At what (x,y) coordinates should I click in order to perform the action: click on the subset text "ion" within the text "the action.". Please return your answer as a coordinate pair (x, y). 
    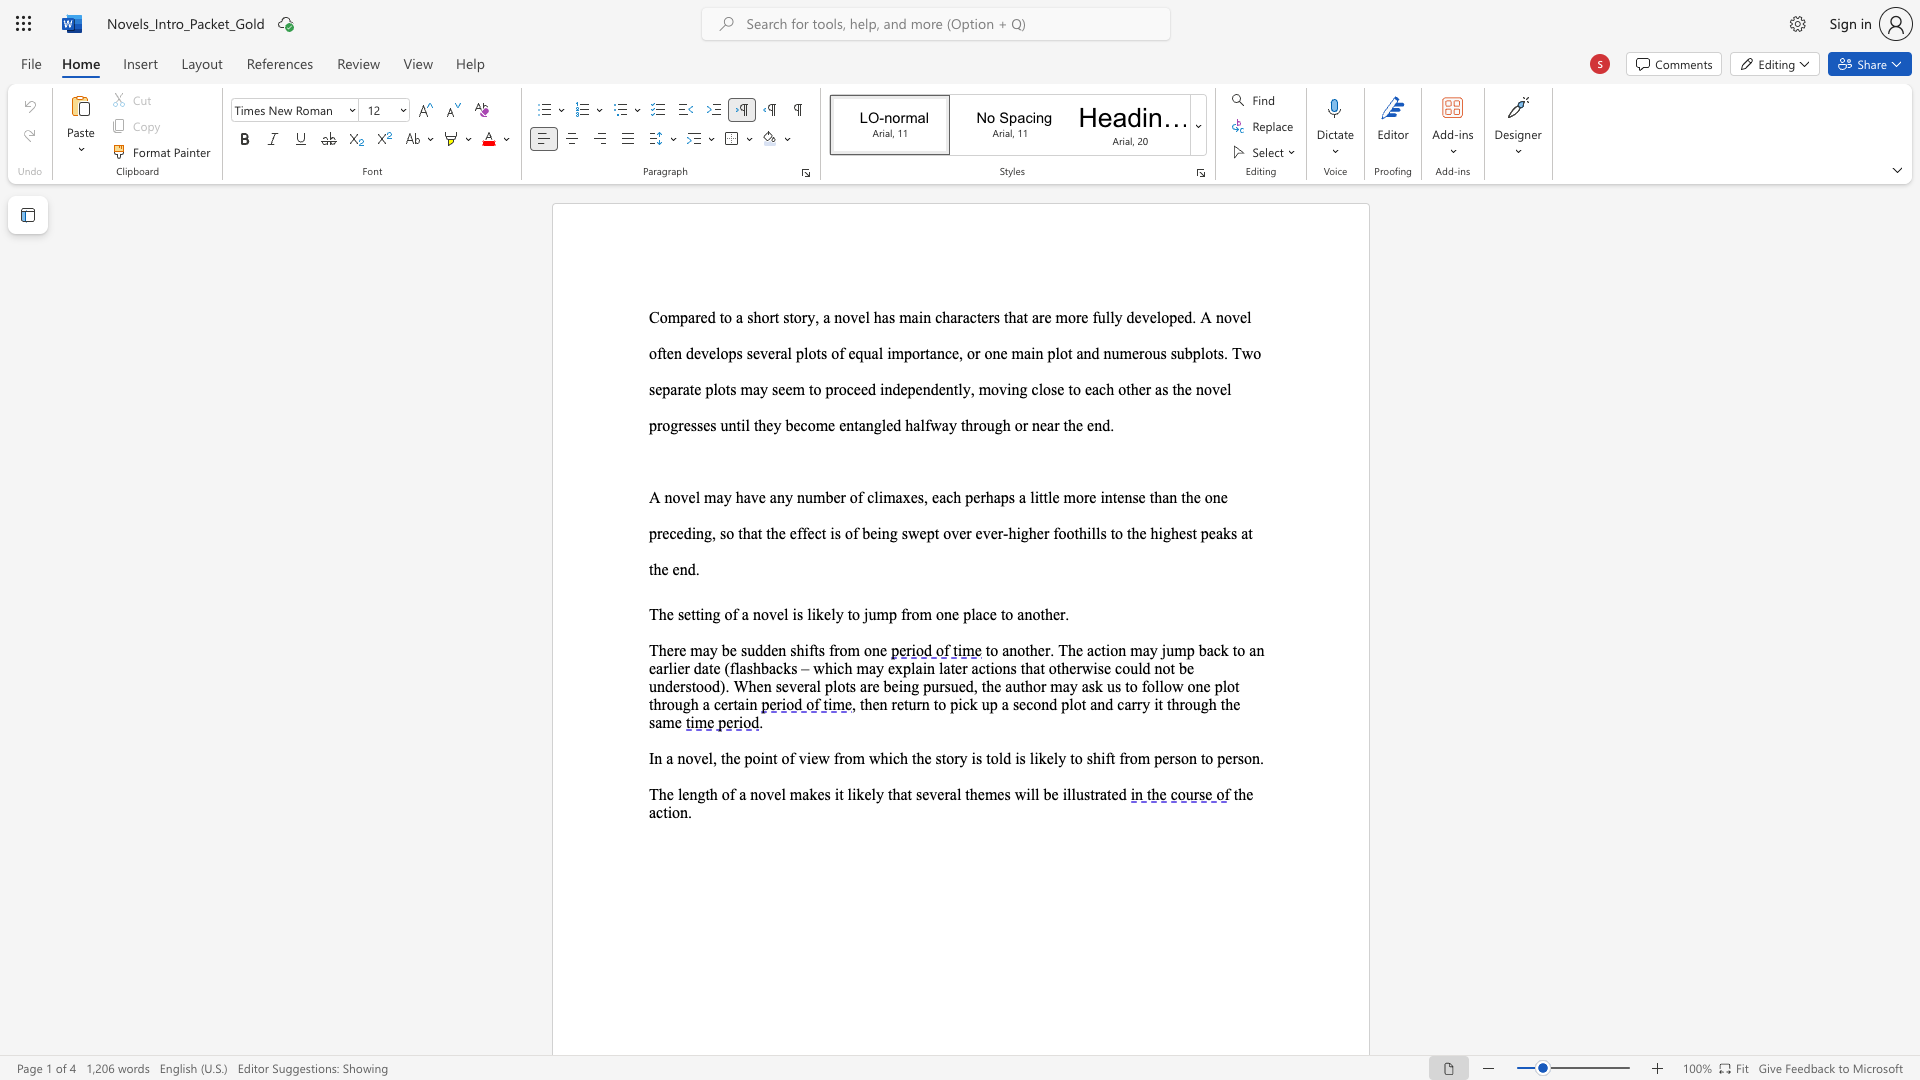
    Looking at the image, I should click on (667, 812).